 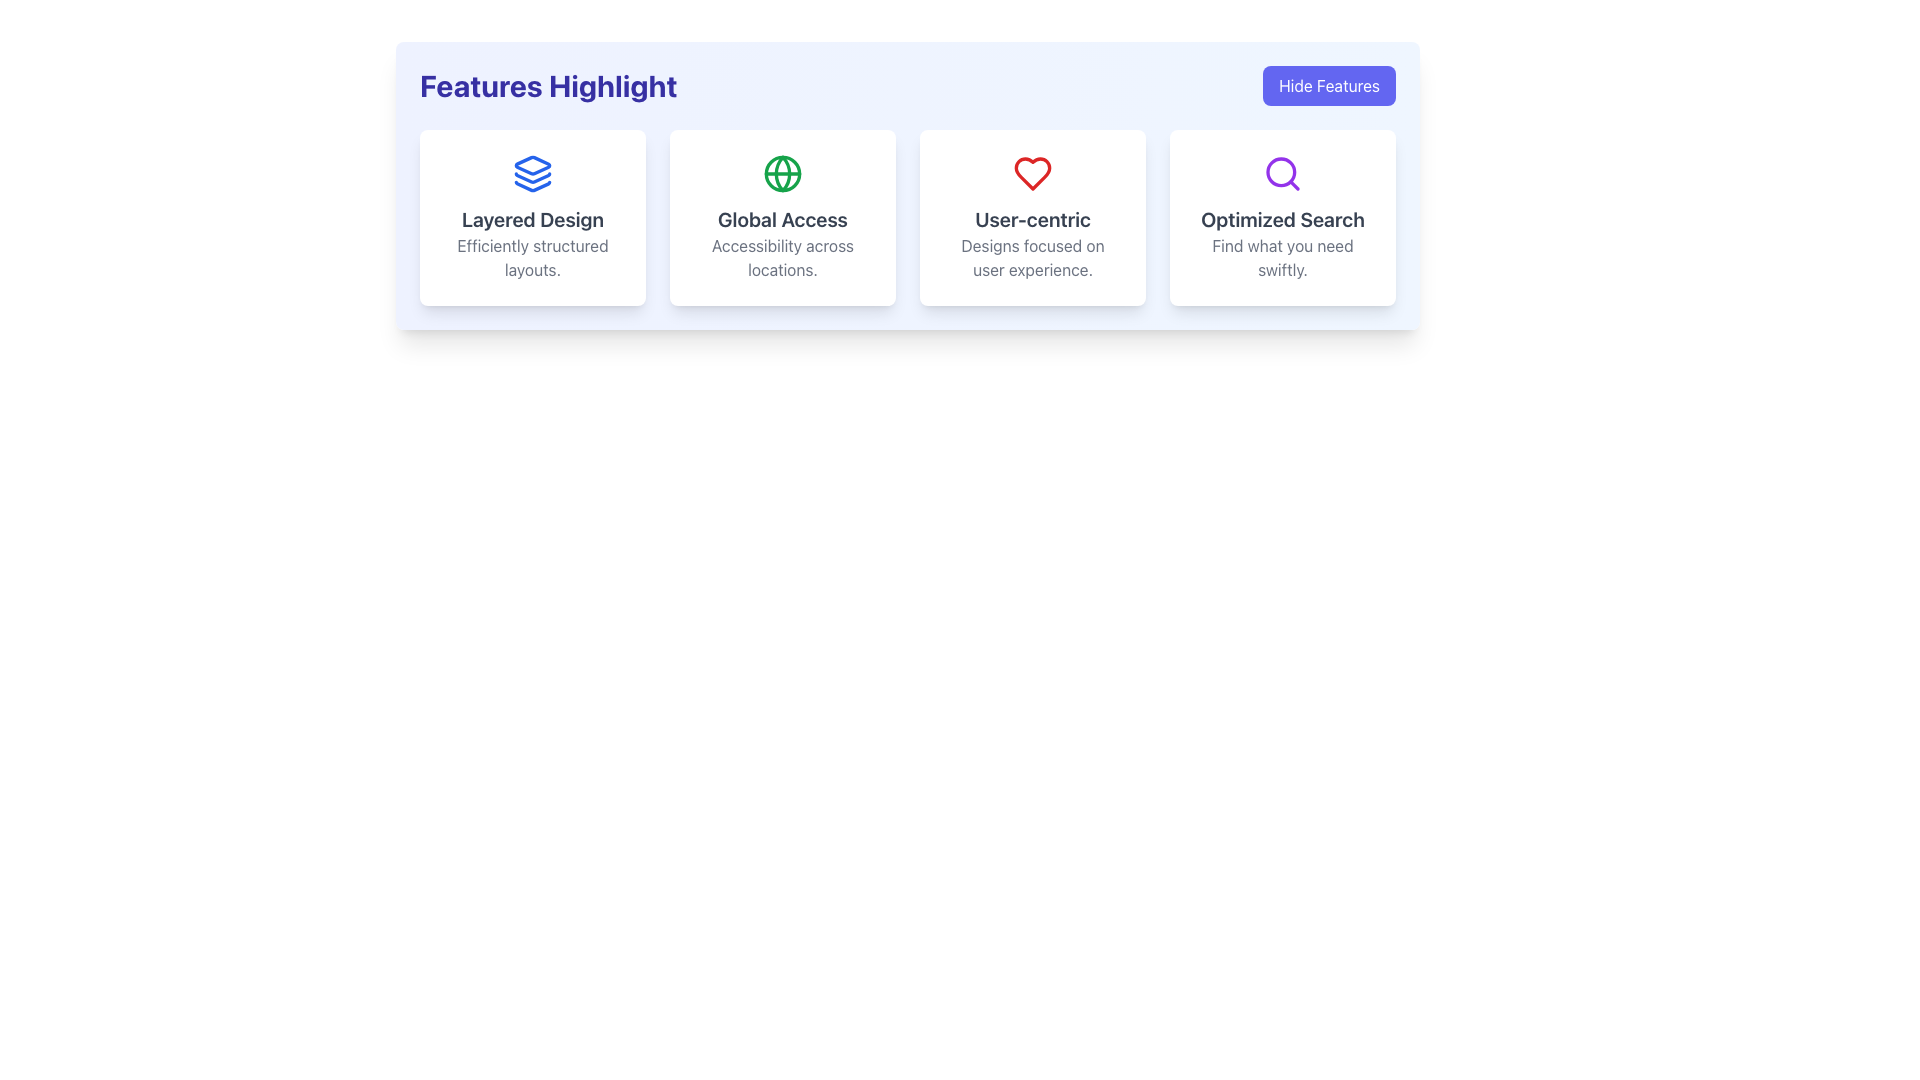 What do you see at coordinates (1032, 219) in the screenshot?
I see `the title text element that summarizes the card's content, positioned below the heart icon and above the user experience phrase in the third card of the 'Features Highlight' section` at bounding box center [1032, 219].